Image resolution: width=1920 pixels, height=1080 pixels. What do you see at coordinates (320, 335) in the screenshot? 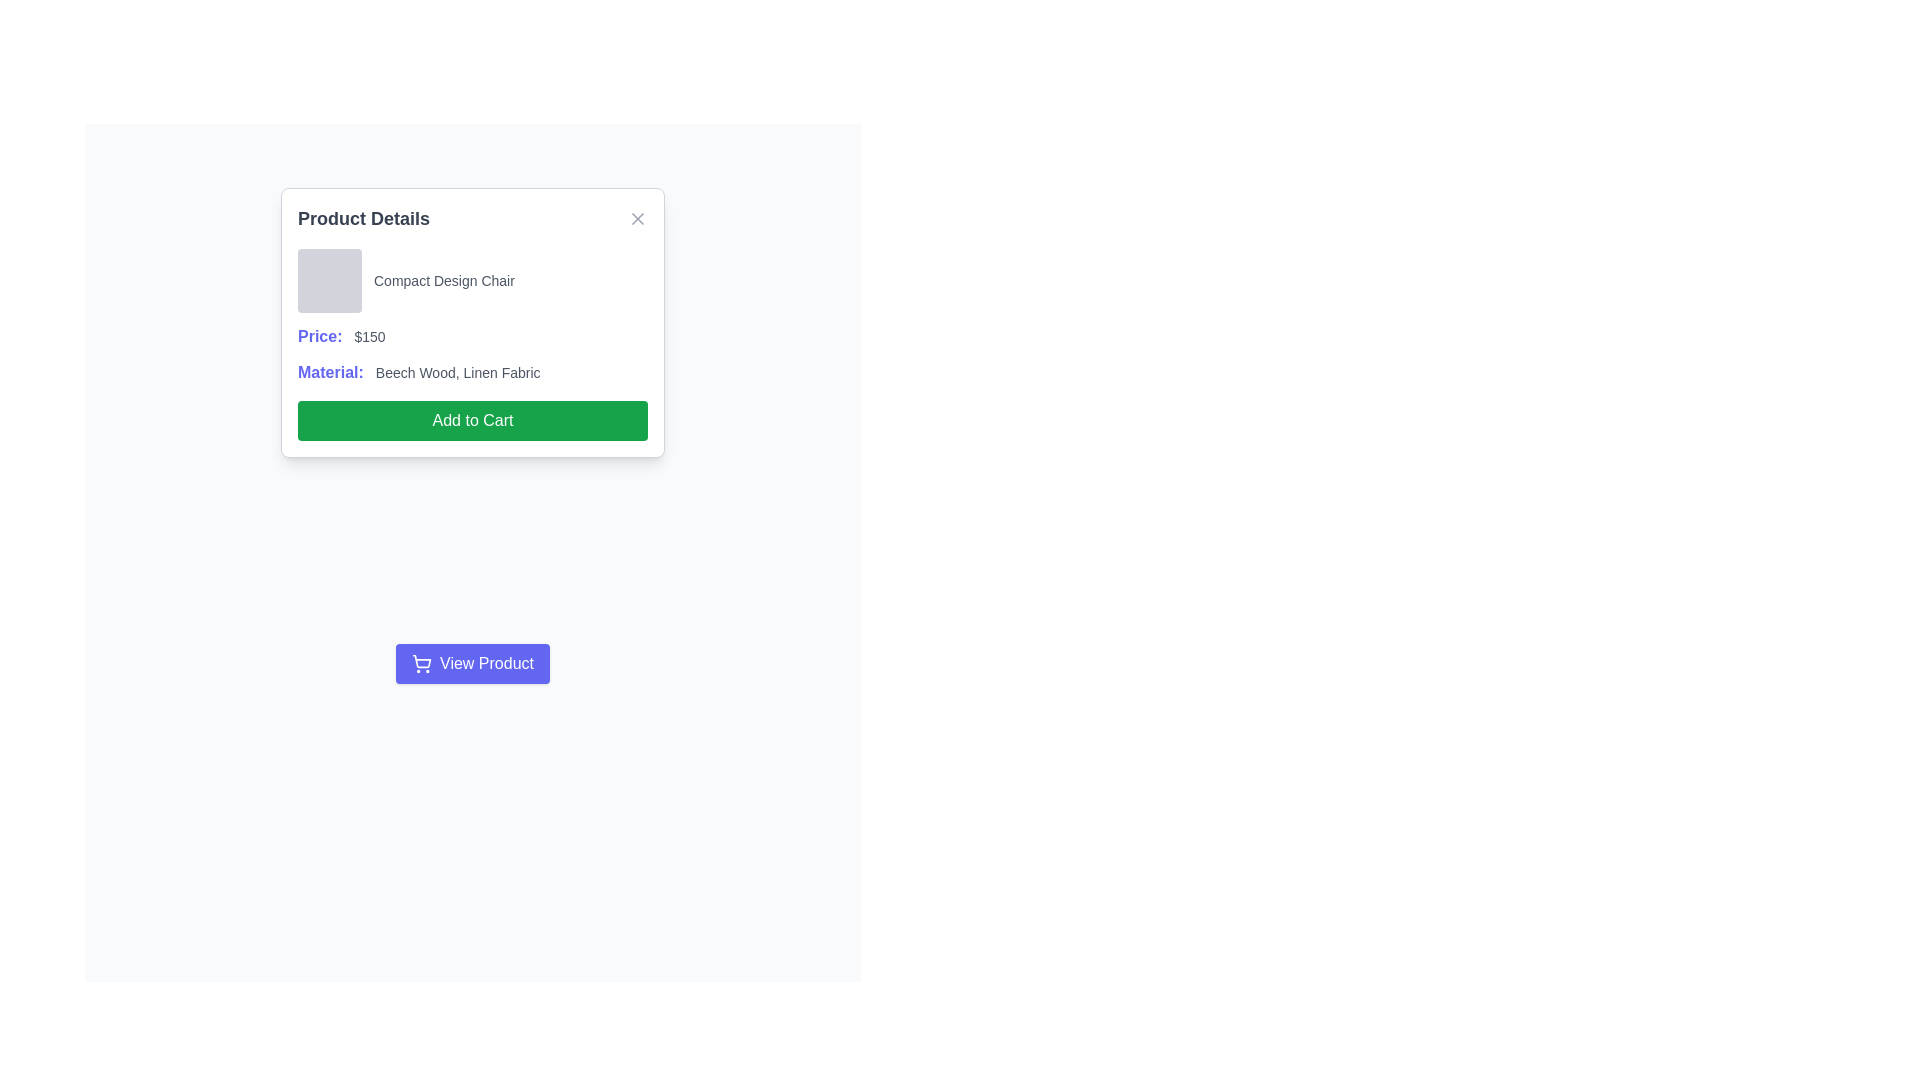
I see `the text label displaying 'Price:' in blue color with bold font, which is located in the 'Product Details' content card, above the '$150' value and below the product name and image` at bounding box center [320, 335].